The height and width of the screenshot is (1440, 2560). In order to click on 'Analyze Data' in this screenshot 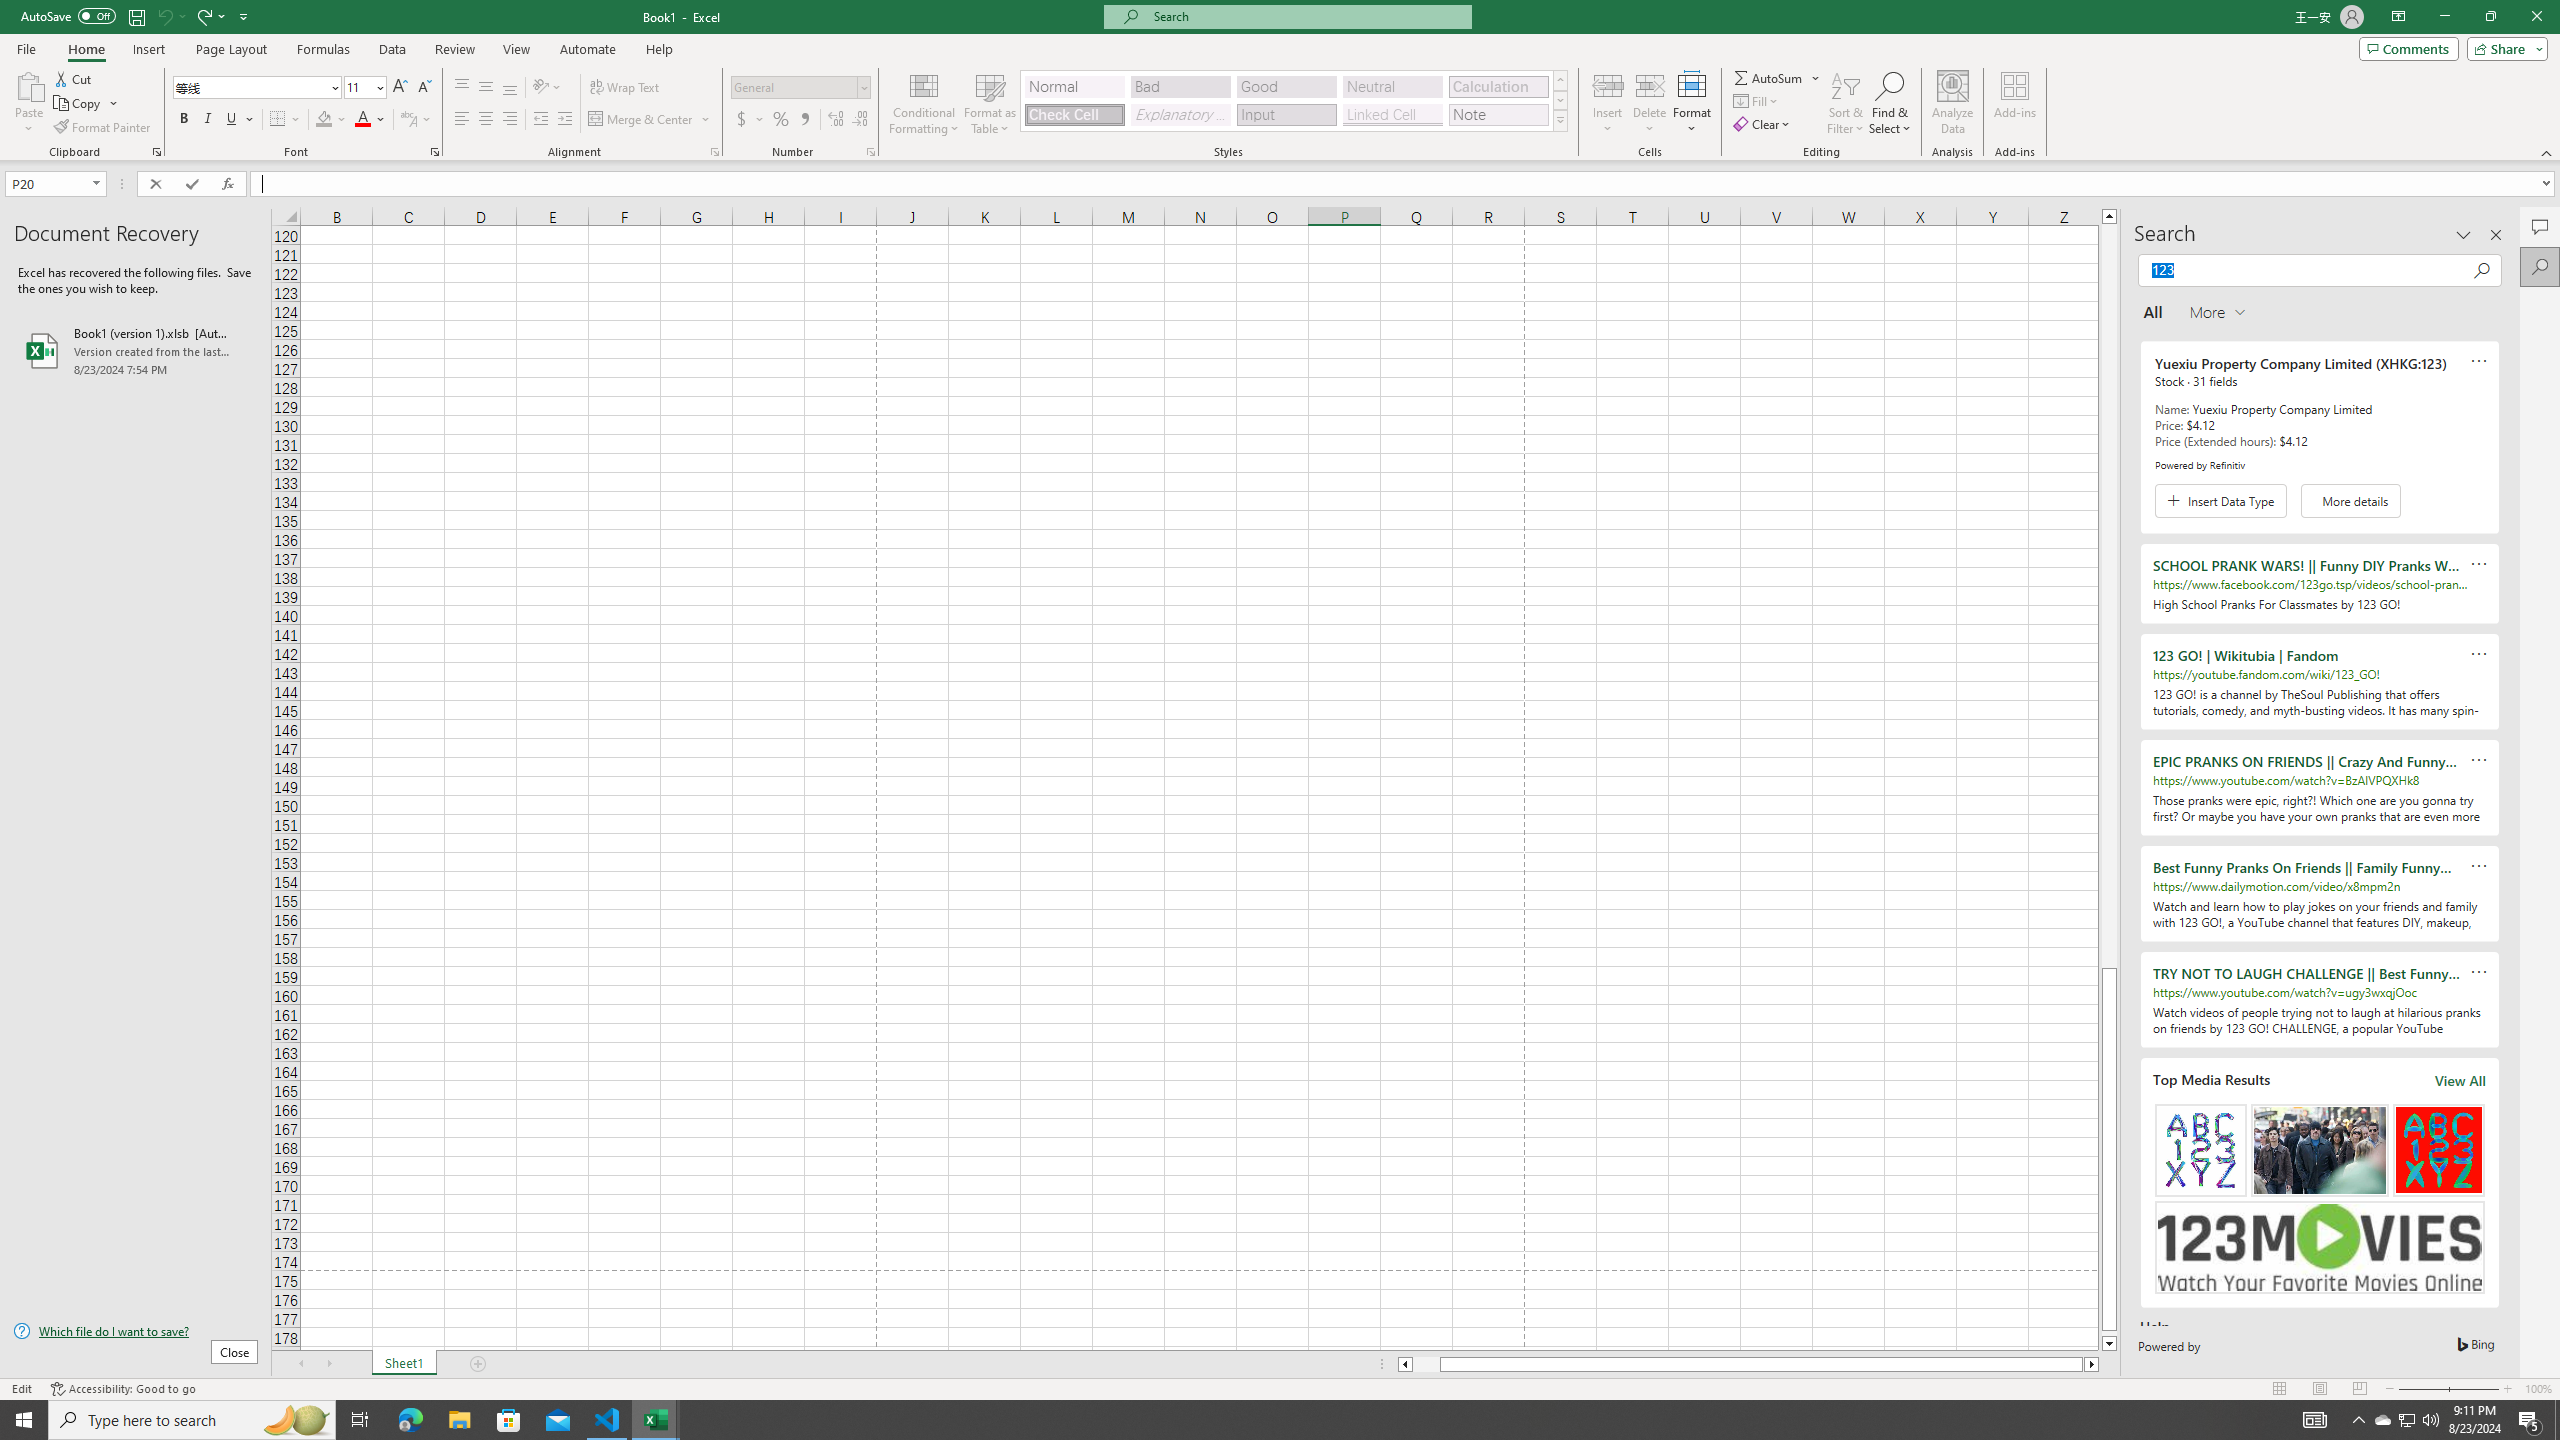, I will do `click(1952, 103)`.